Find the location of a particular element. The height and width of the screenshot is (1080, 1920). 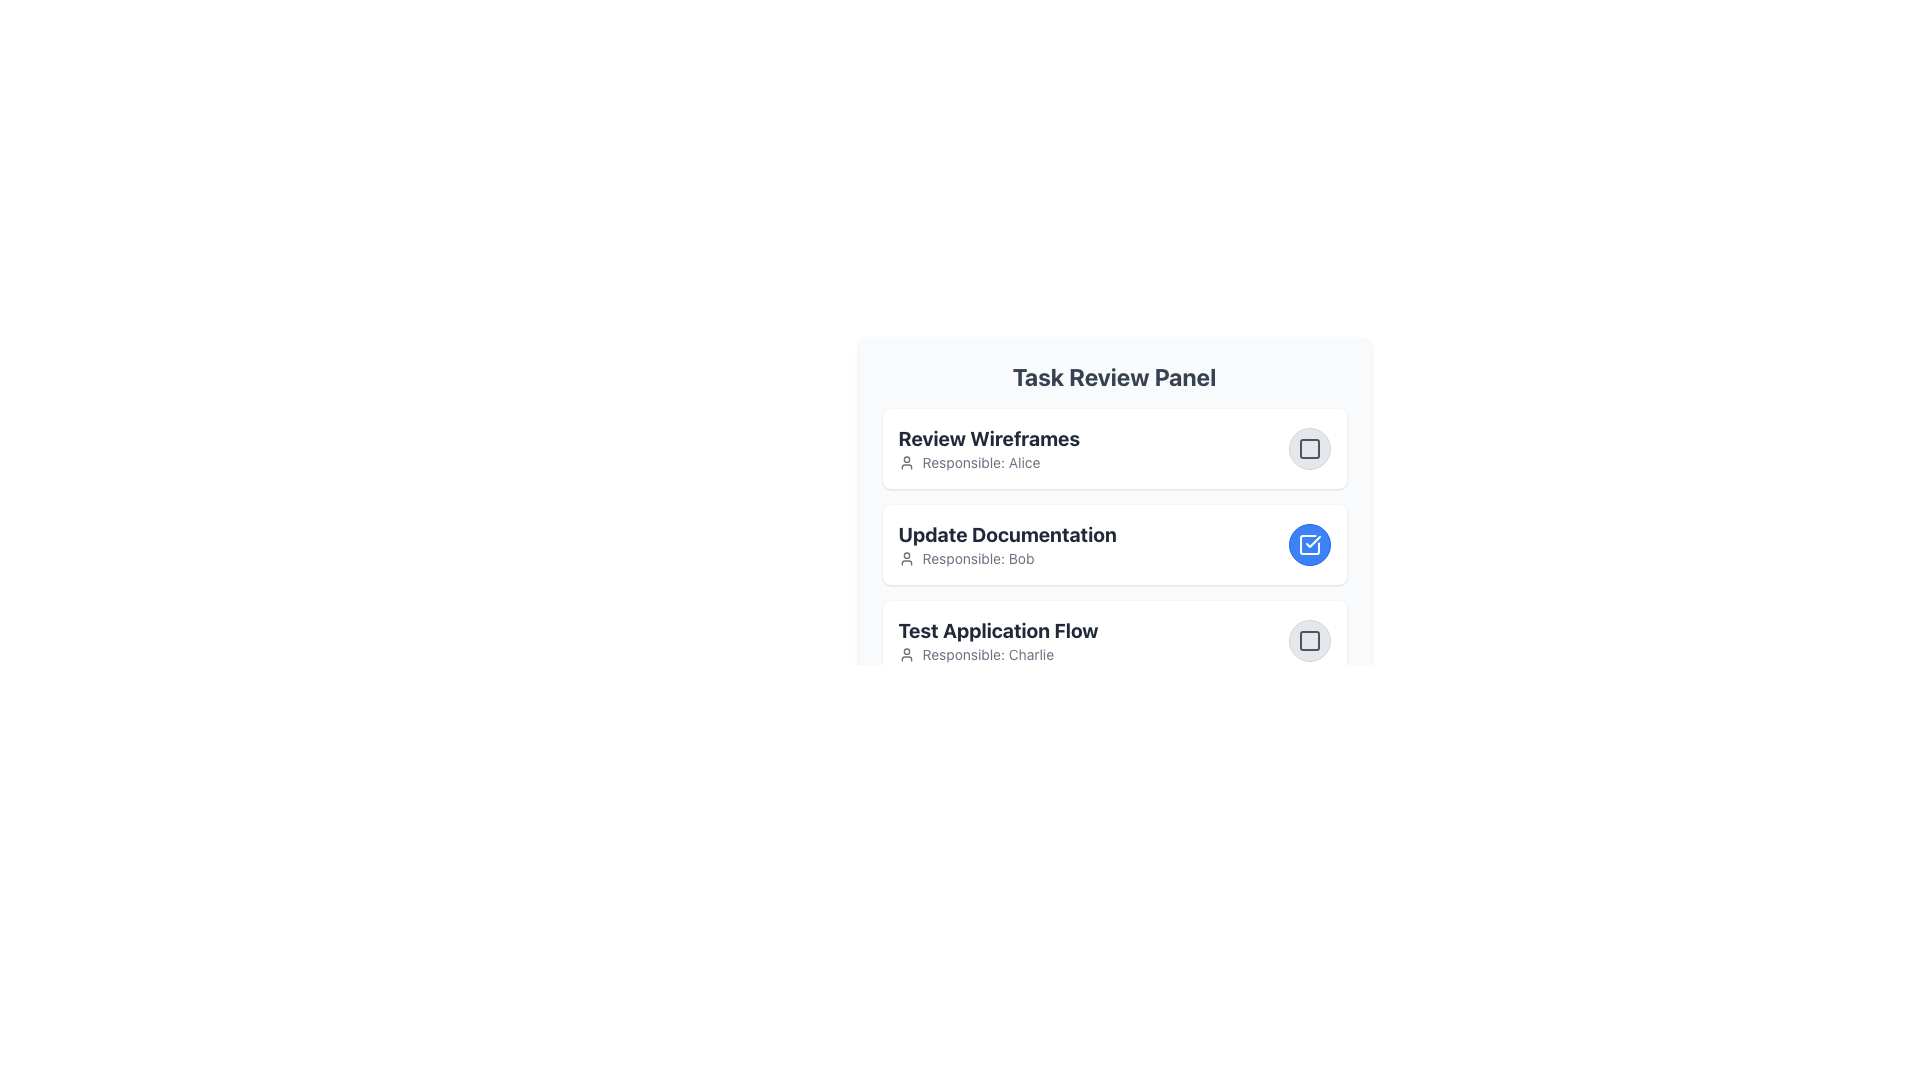

the Icon that denotes the responsible person for the task in the 'Task Review Panel', which is adjacent to the description text 'Responsible: Charlie' is located at coordinates (905, 655).